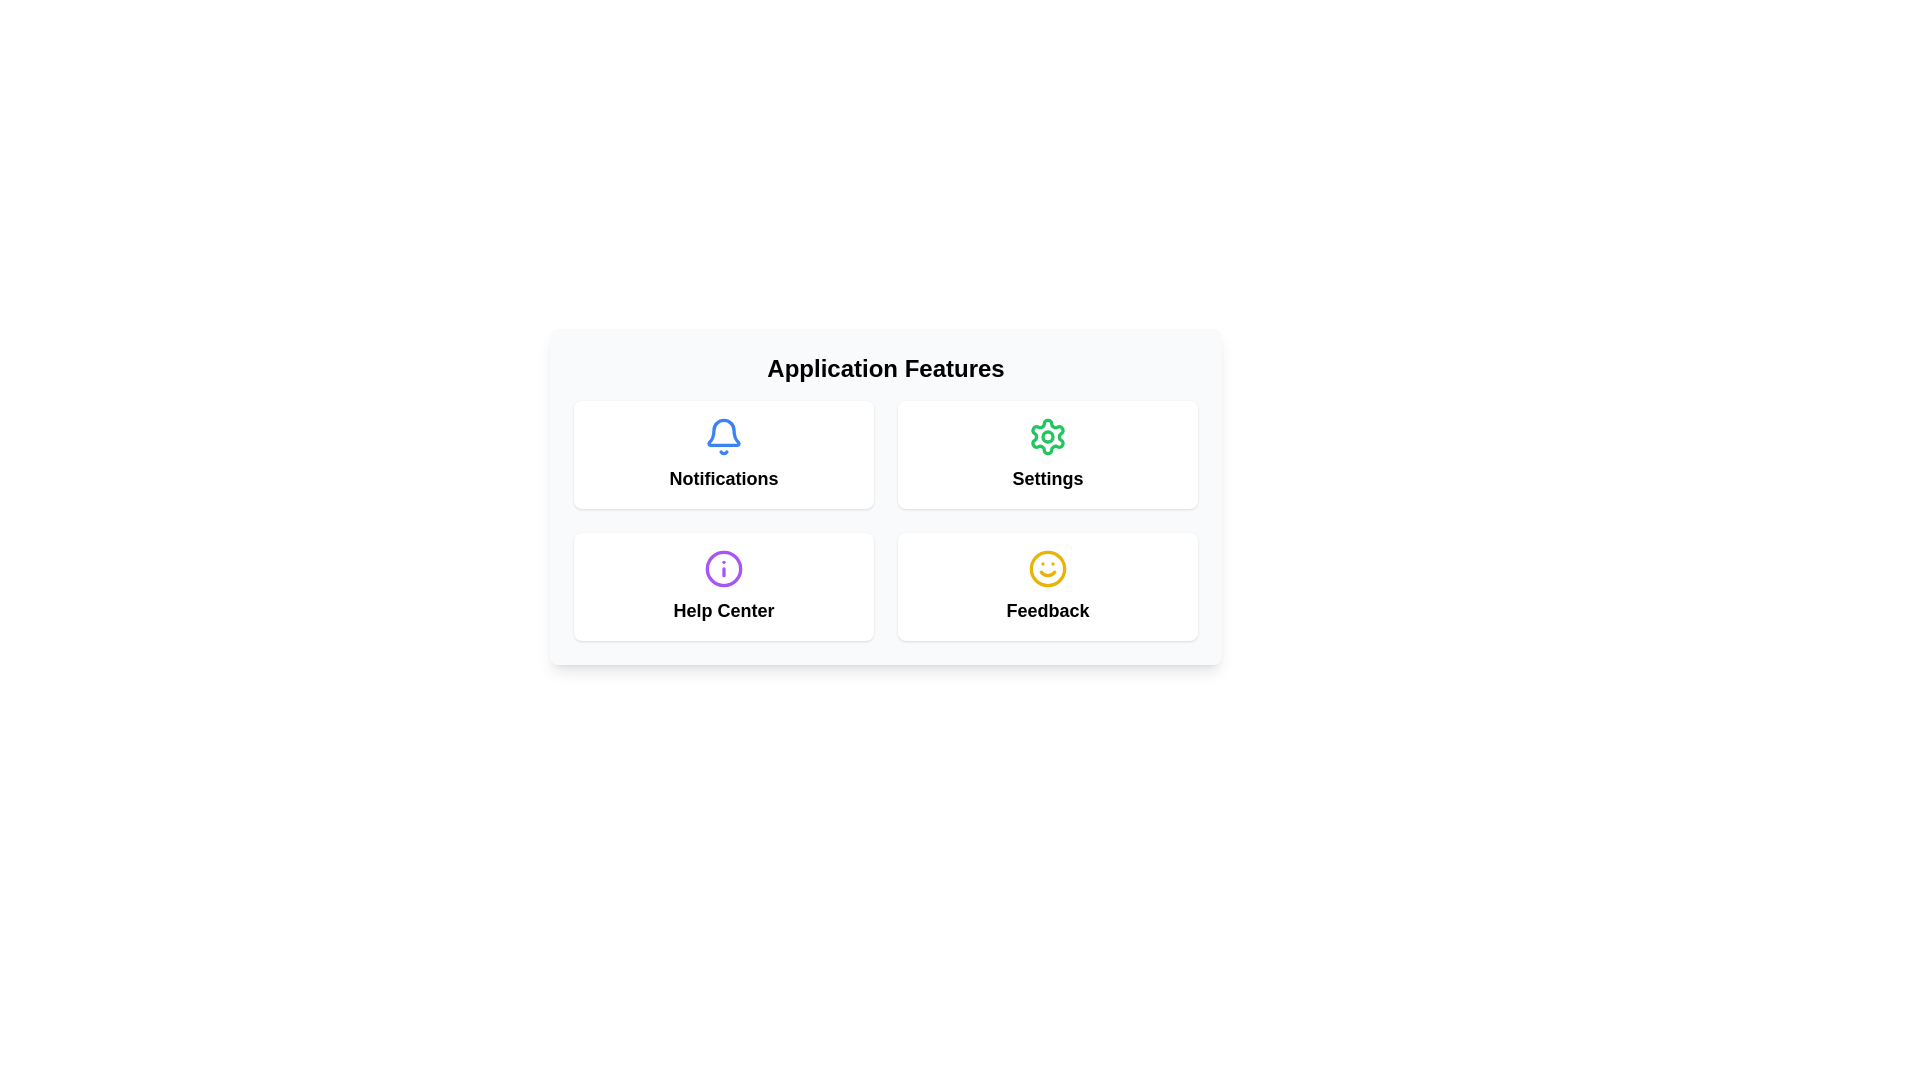 This screenshot has height=1080, width=1920. I want to click on the blue-stroked bell-shaped icon representing an alert or notification, located at the top-left corner among the four feature icons, so click(723, 431).